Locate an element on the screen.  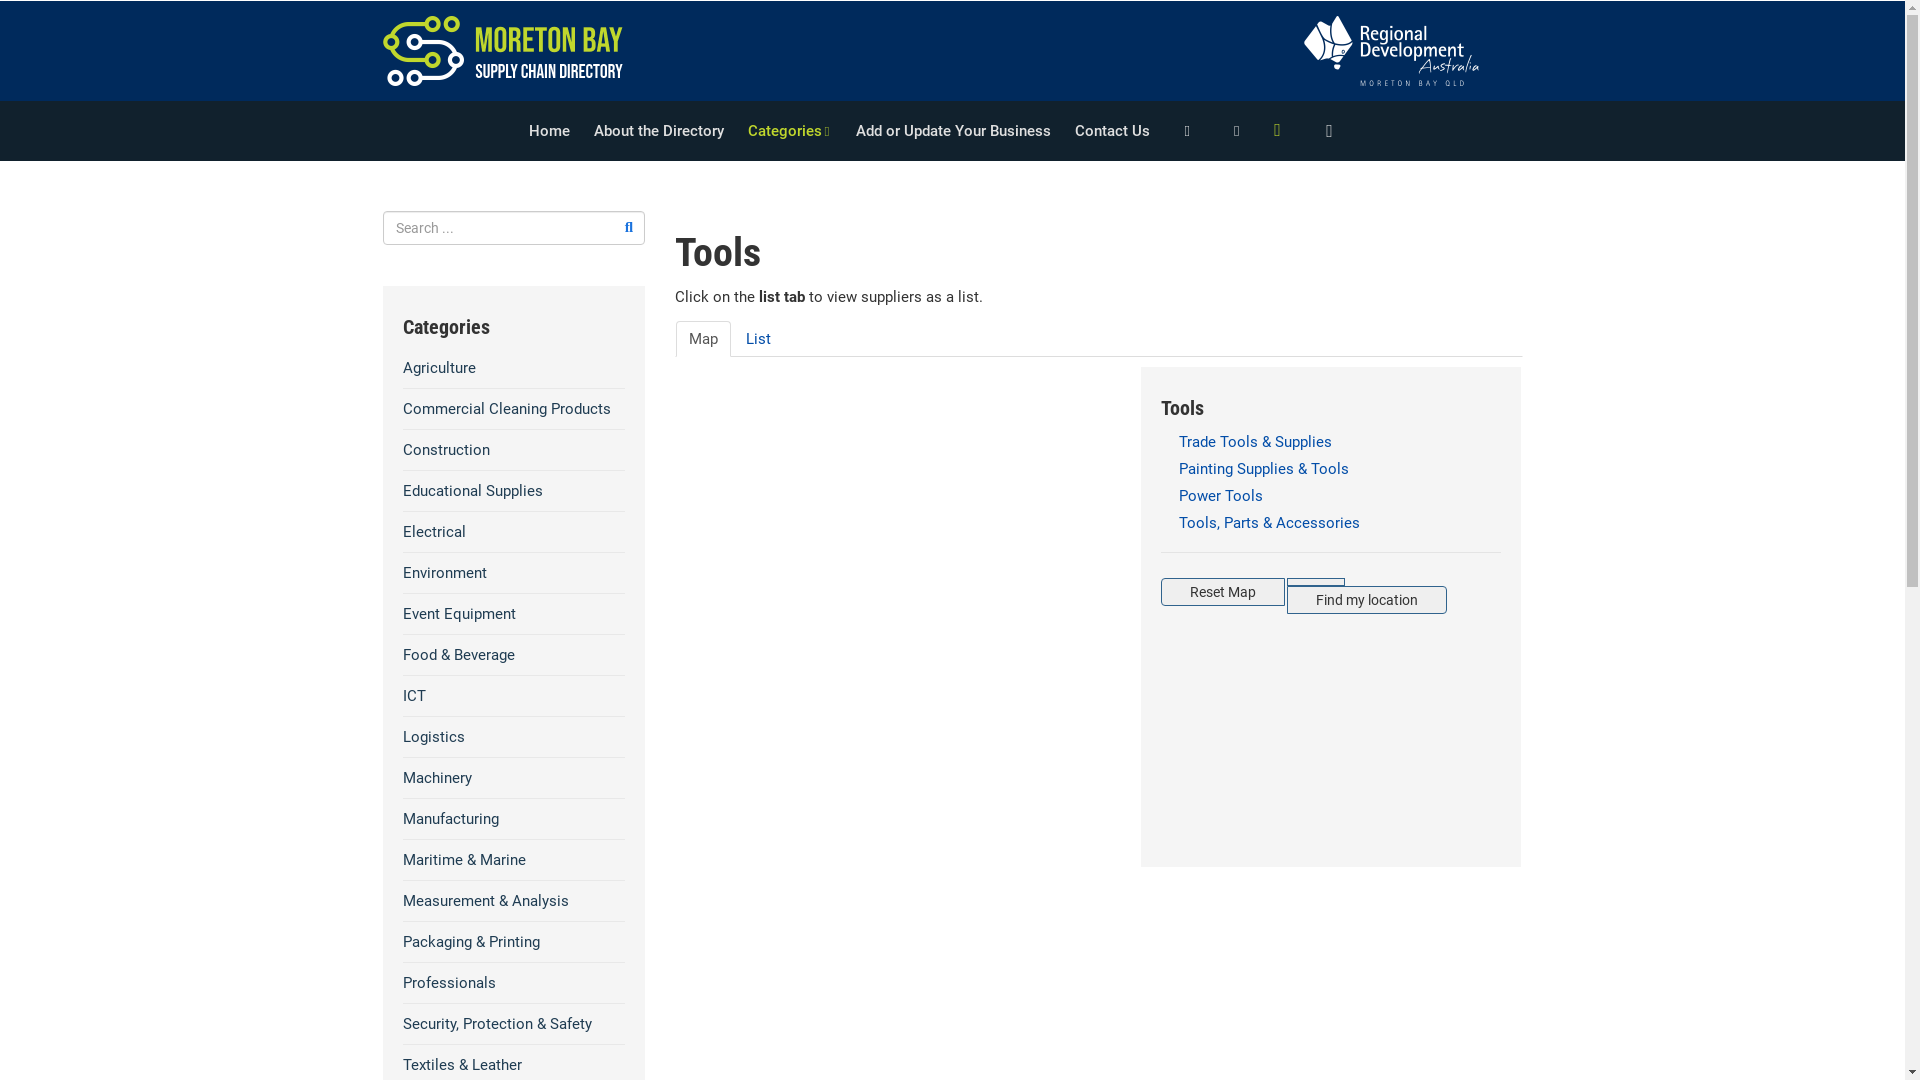
'Logistics' is located at coordinates (401, 736).